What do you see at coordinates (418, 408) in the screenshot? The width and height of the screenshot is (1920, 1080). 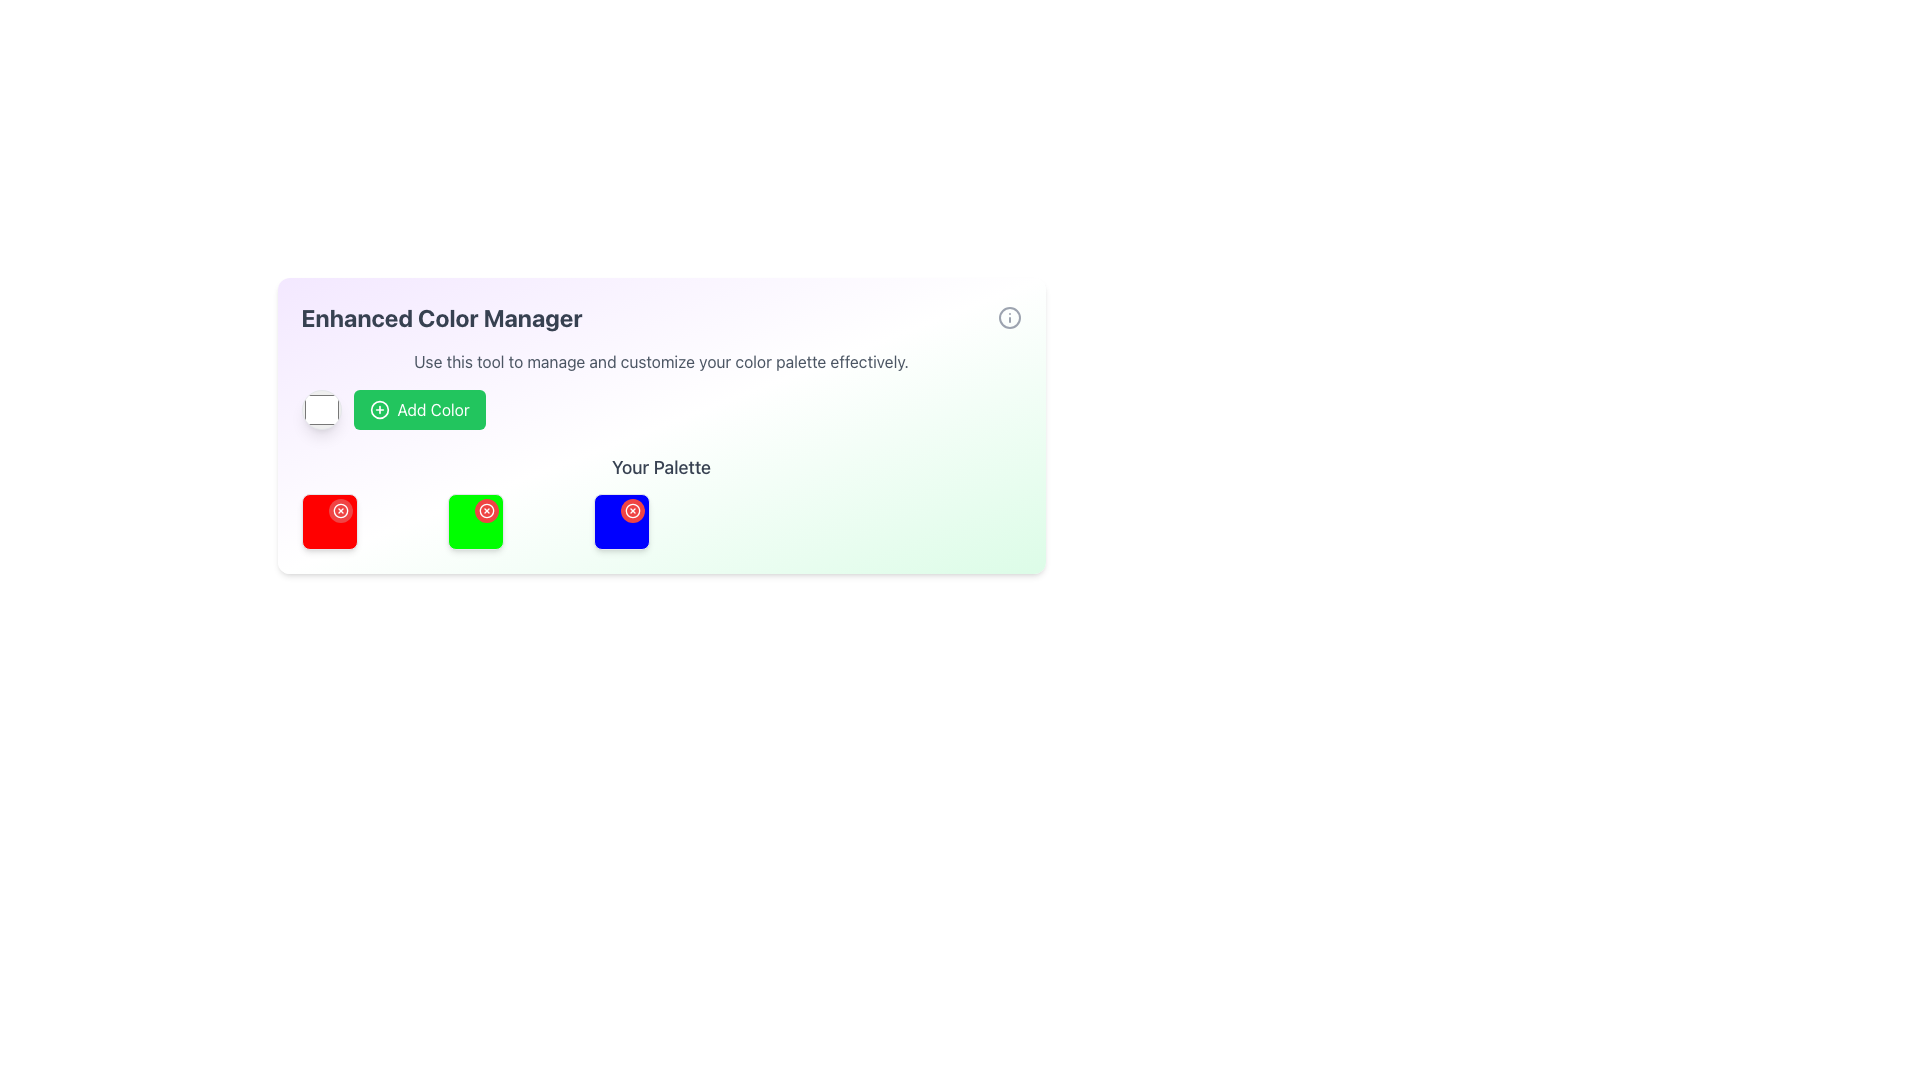 I see `the 'Add Color' button, which is a rectangular button with a green background and rounded edges, containing white text and a plus icon, located towards the top-left of the interface` at bounding box center [418, 408].